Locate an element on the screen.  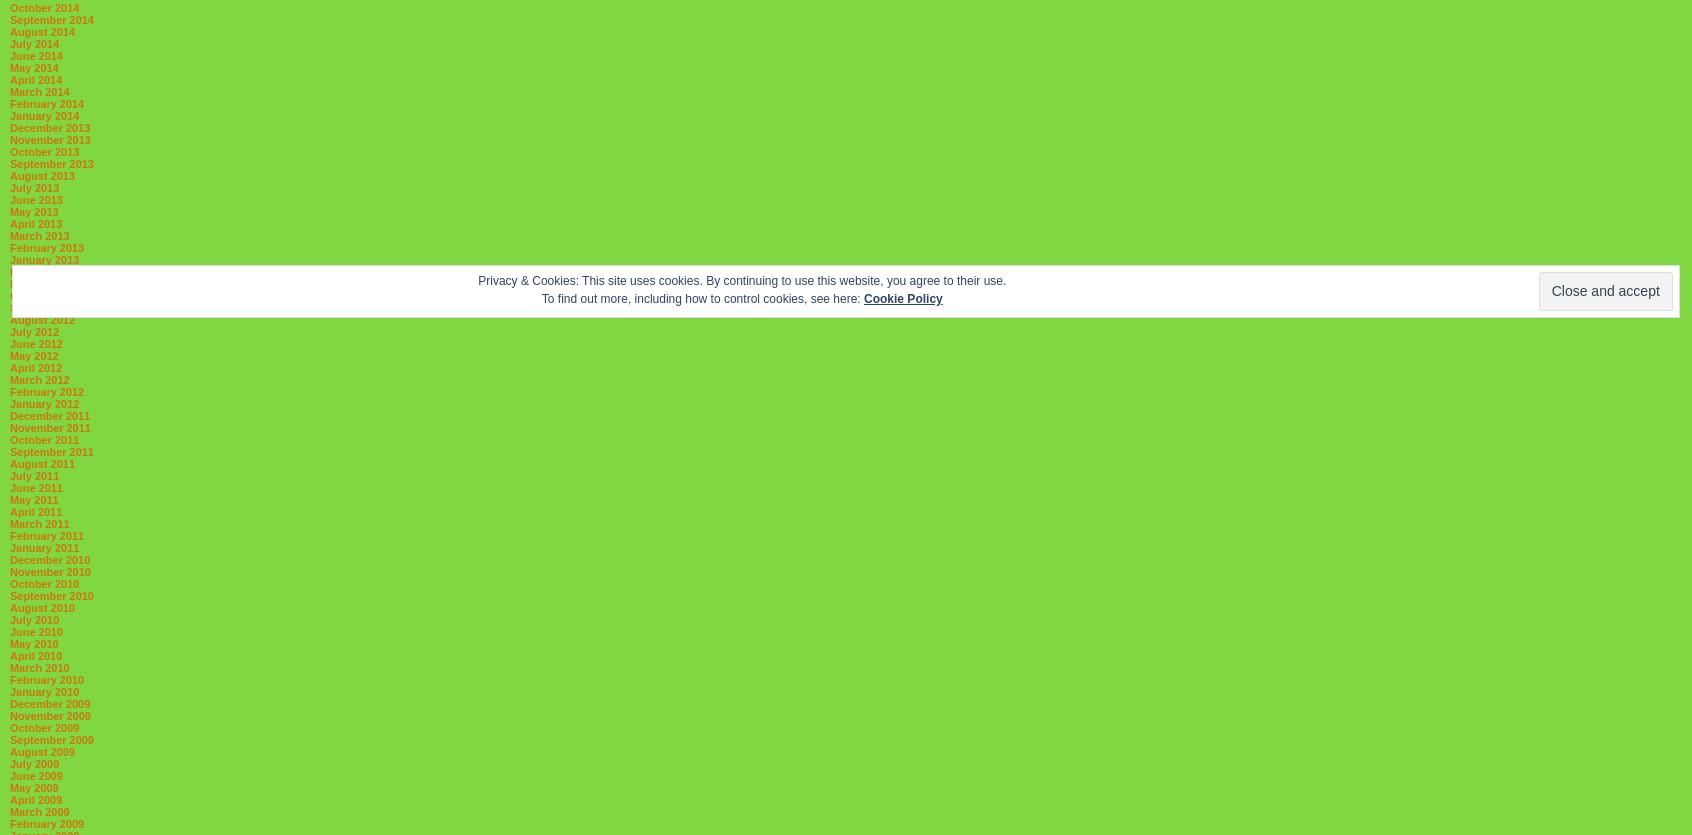
'May 2013' is located at coordinates (8, 212).